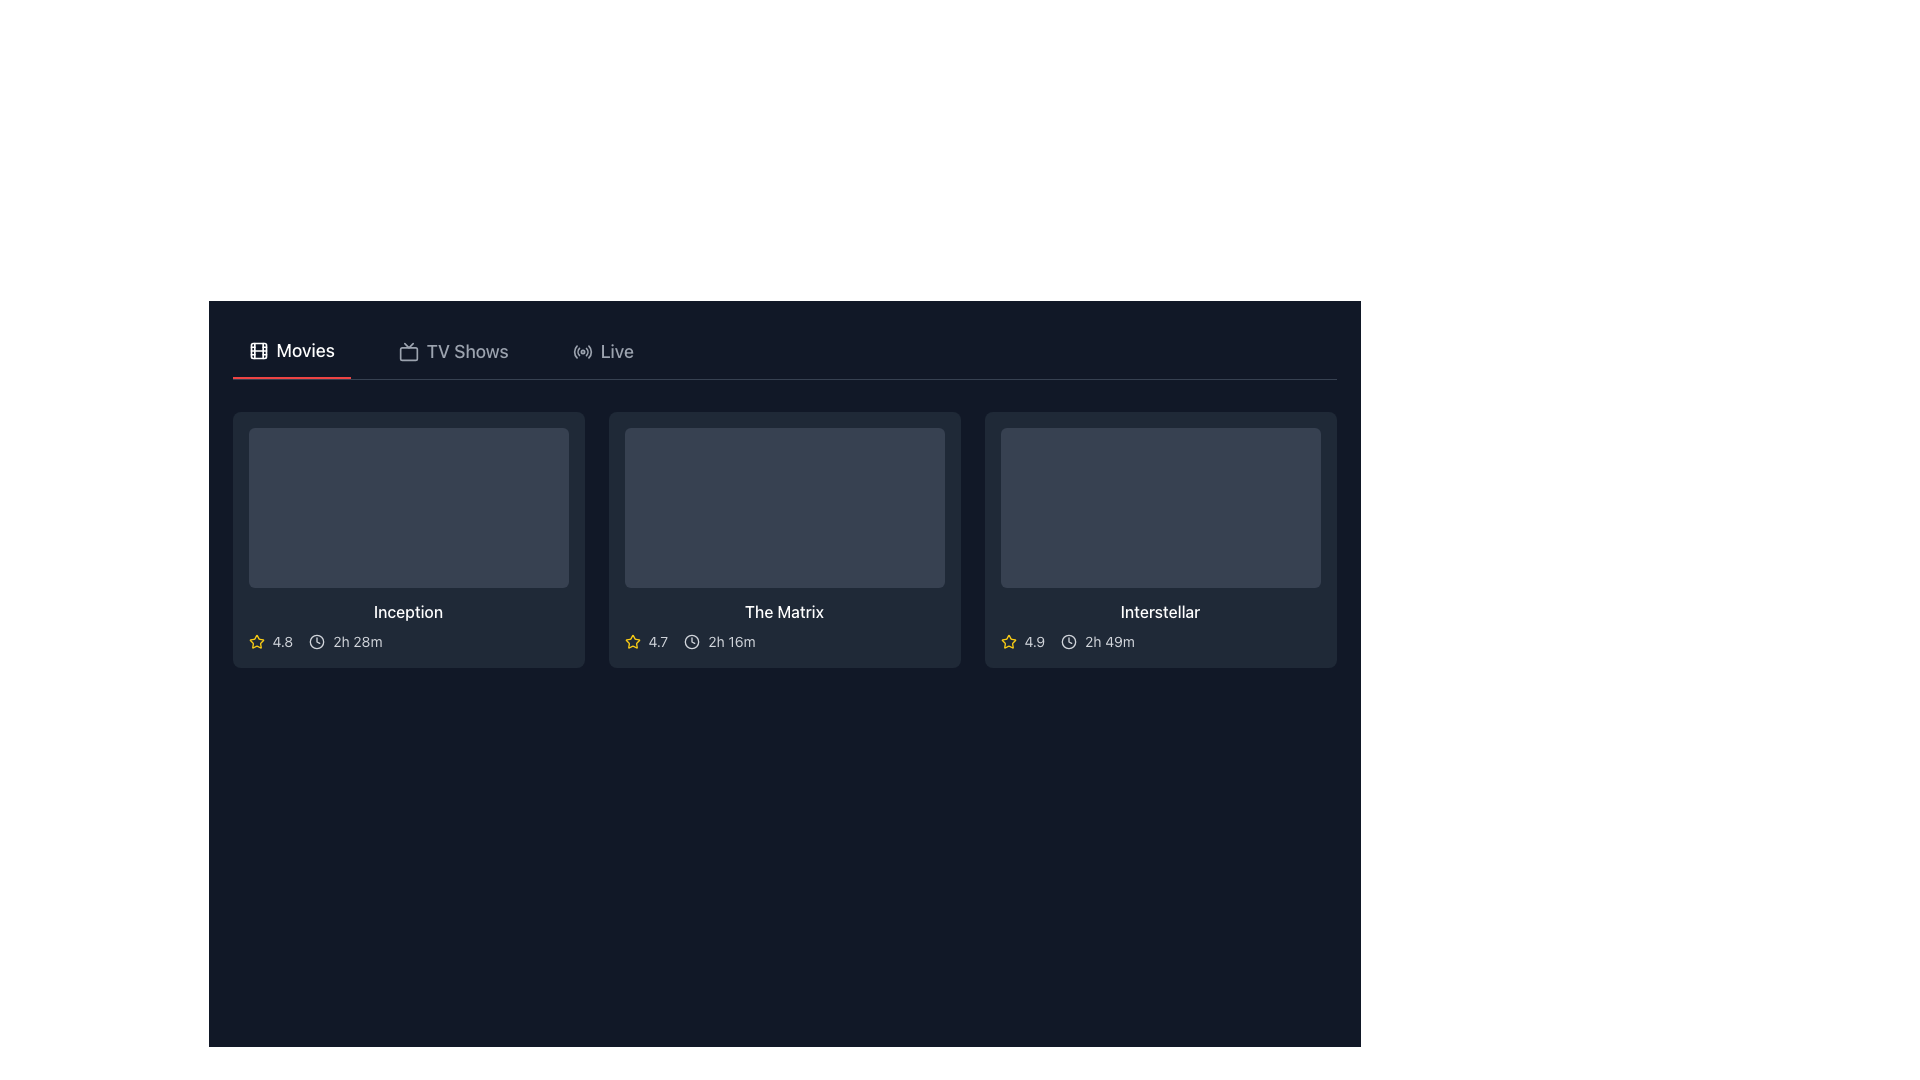 The width and height of the screenshot is (1920, 1080). Describe the element at coordinates (257, 350) in the screenshot. I see `the 'Movies' tab icon` at that location.